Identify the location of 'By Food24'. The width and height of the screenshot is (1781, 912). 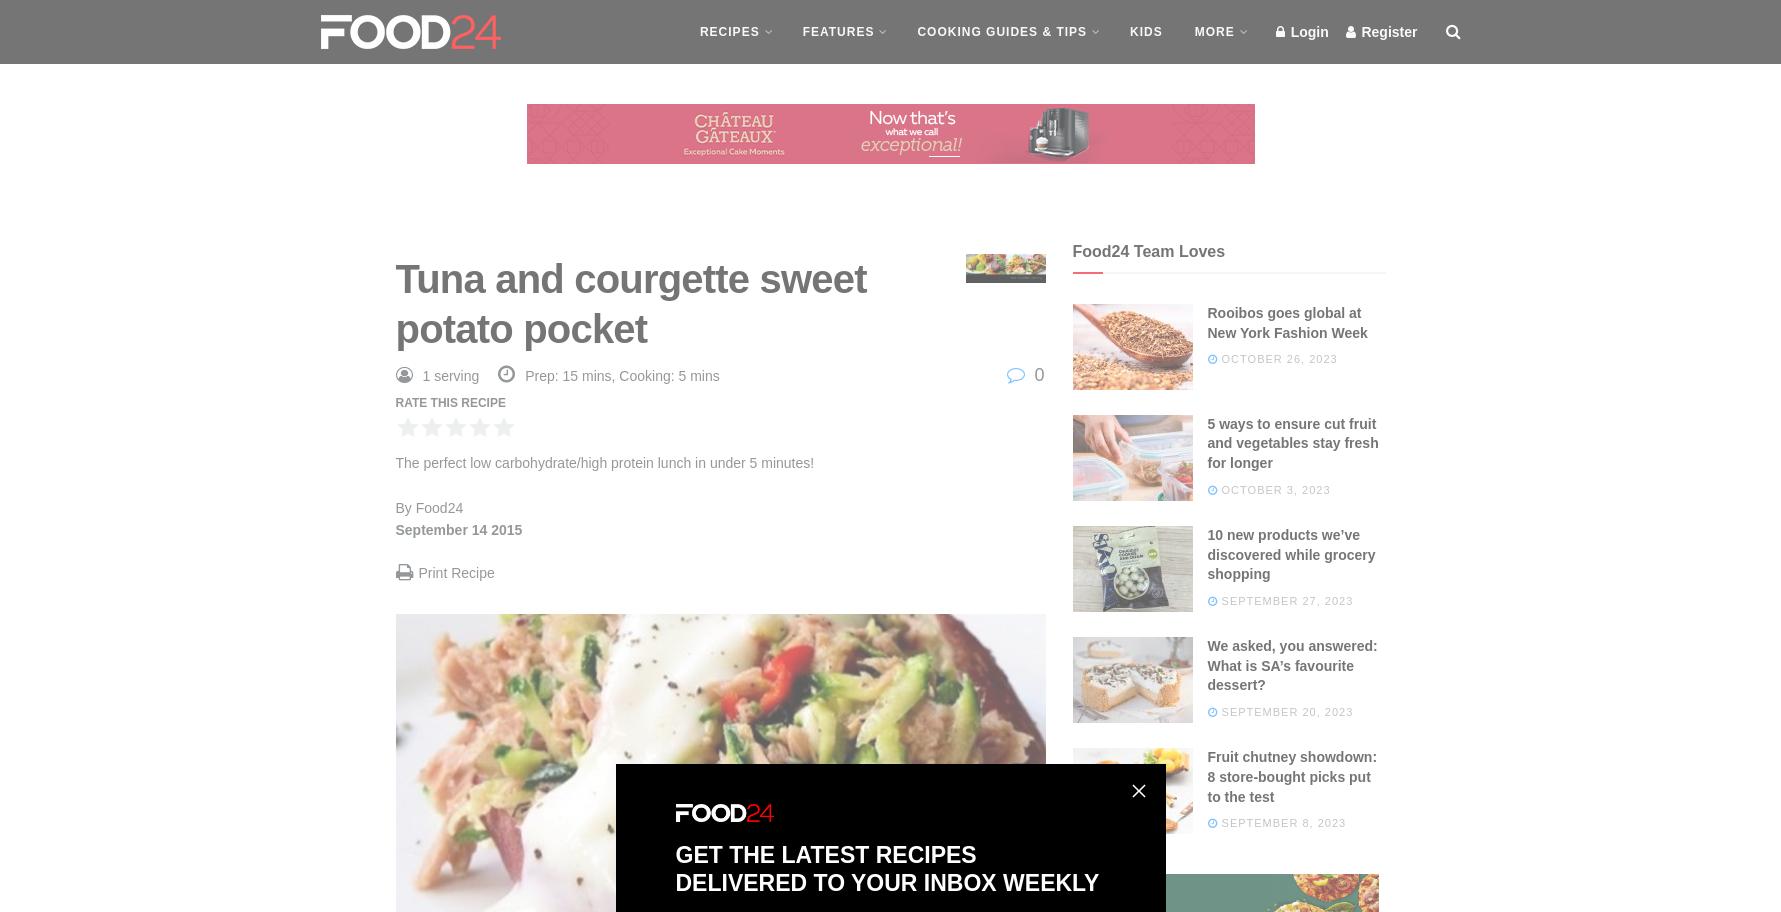
(428, 505).